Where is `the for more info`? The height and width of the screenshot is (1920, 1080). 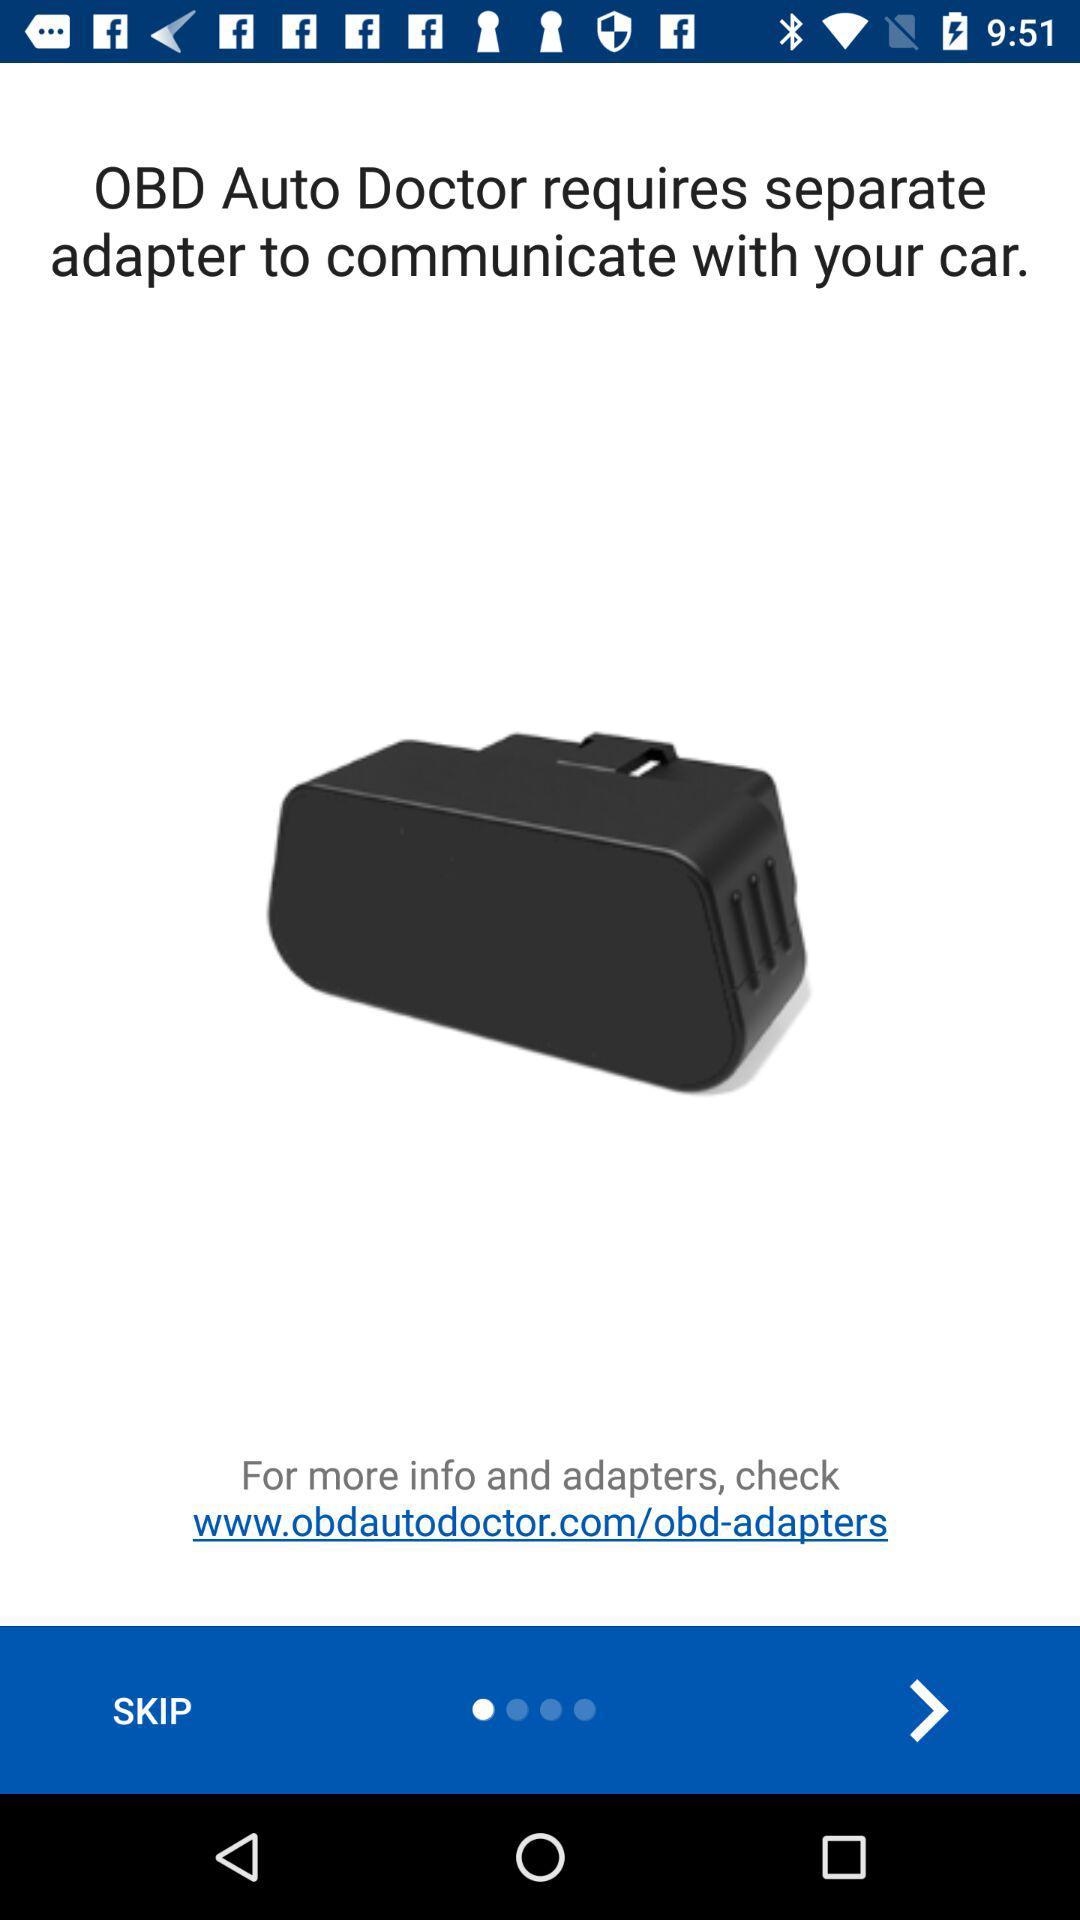 the for more info is located at coordinates (540, 1535).